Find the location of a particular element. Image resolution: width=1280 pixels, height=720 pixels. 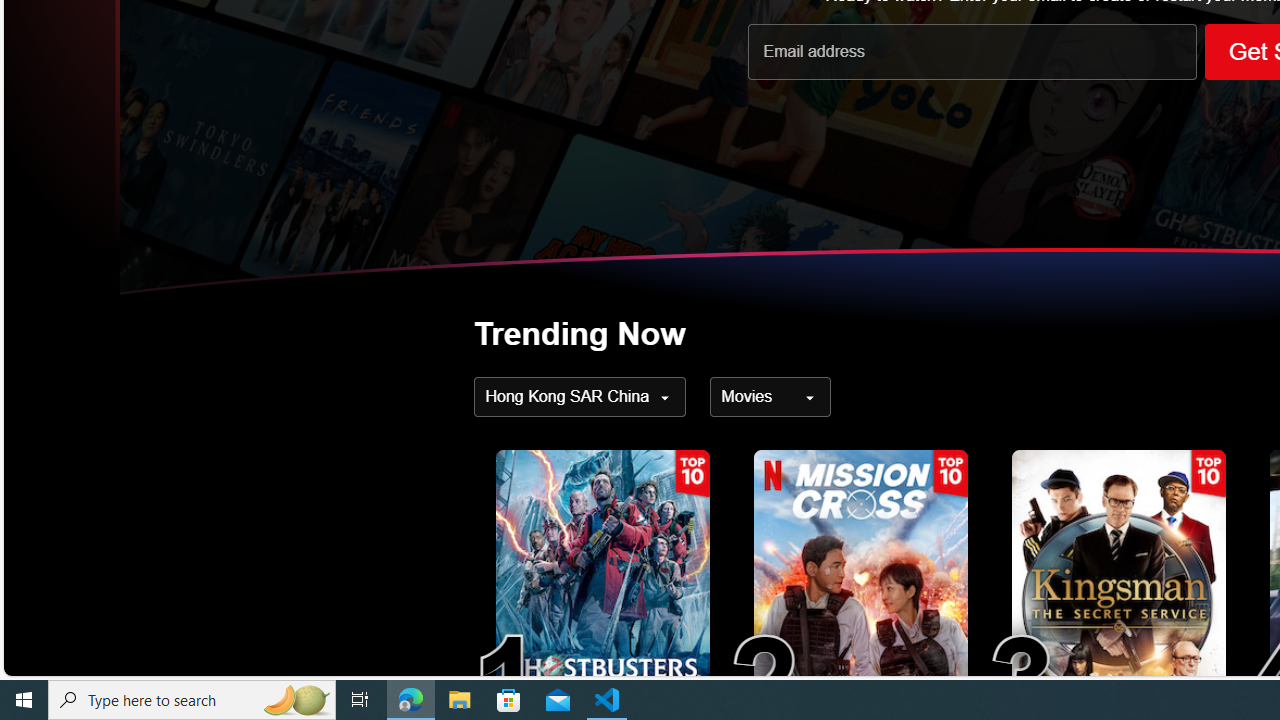

'Region' is located at coordinates (578, 397).